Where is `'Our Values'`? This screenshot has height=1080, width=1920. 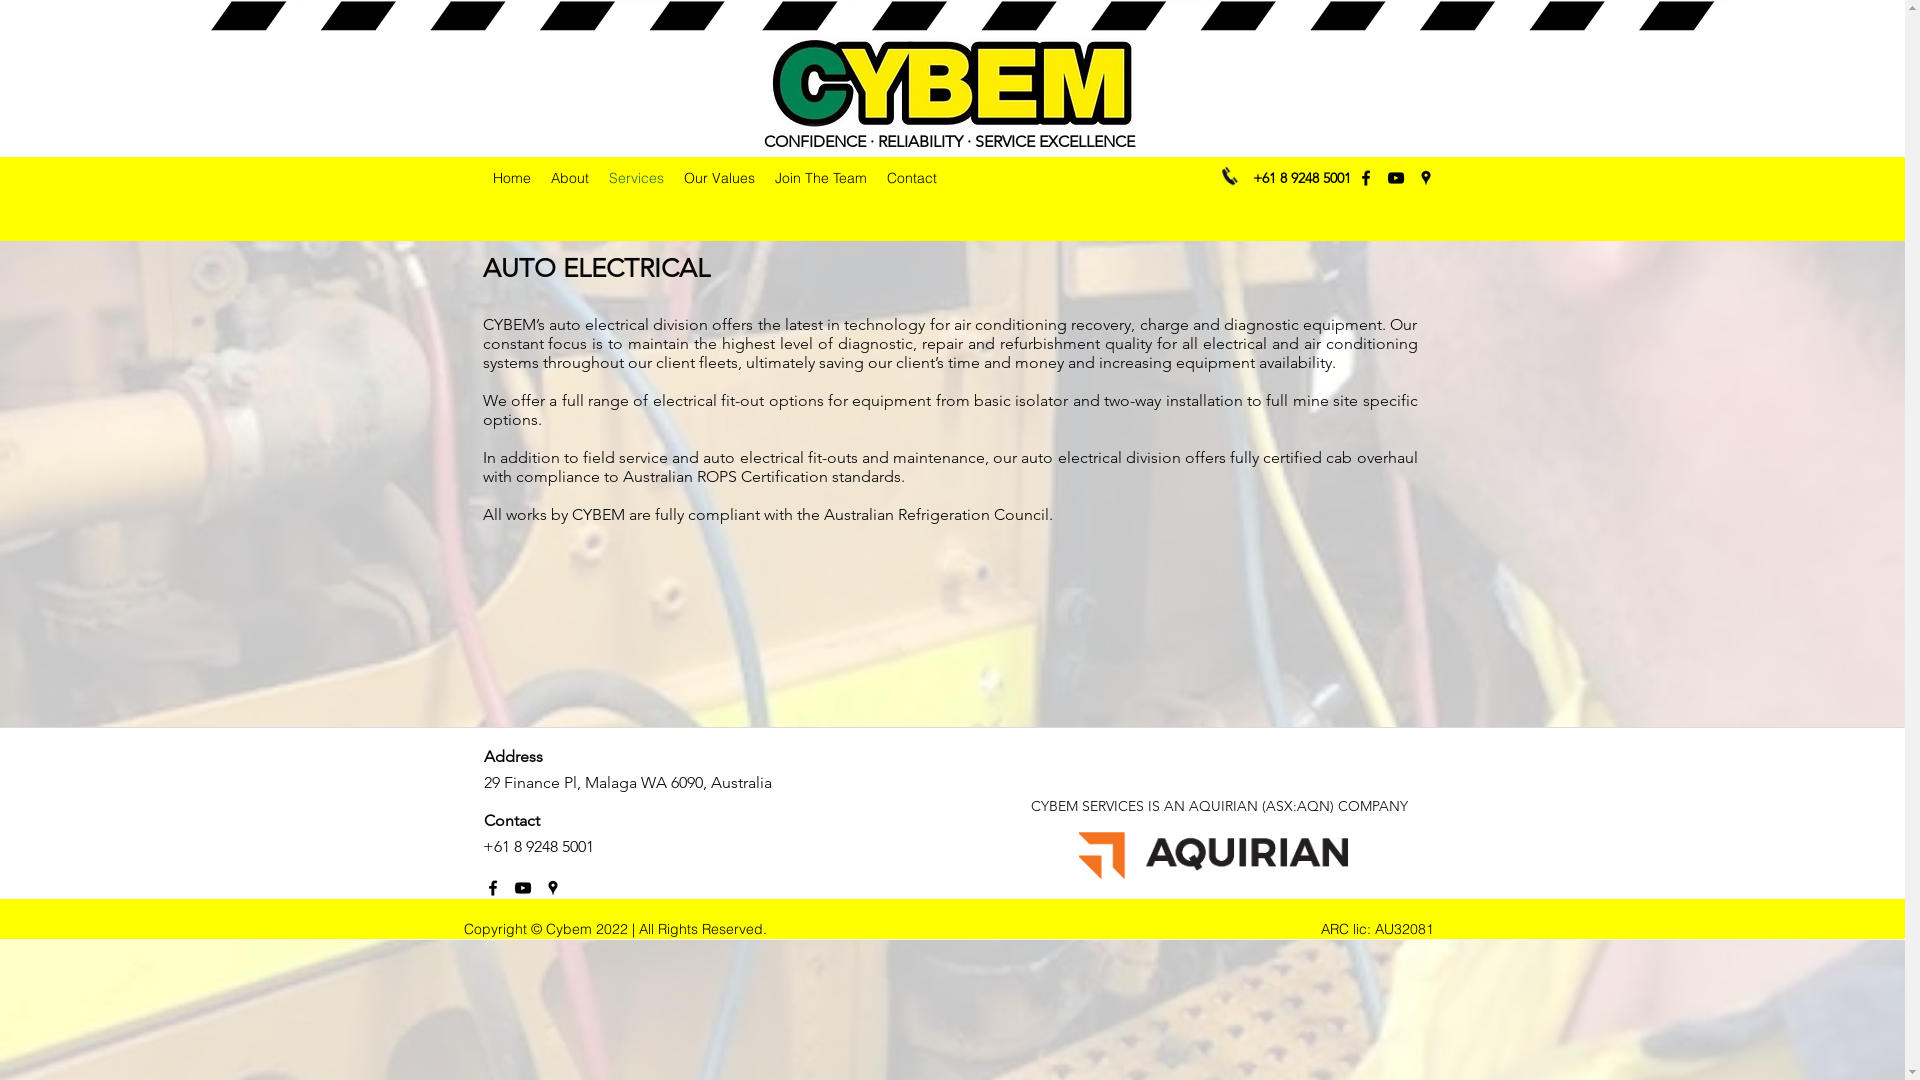
'Our Values' is located at coordinates (673, 176).